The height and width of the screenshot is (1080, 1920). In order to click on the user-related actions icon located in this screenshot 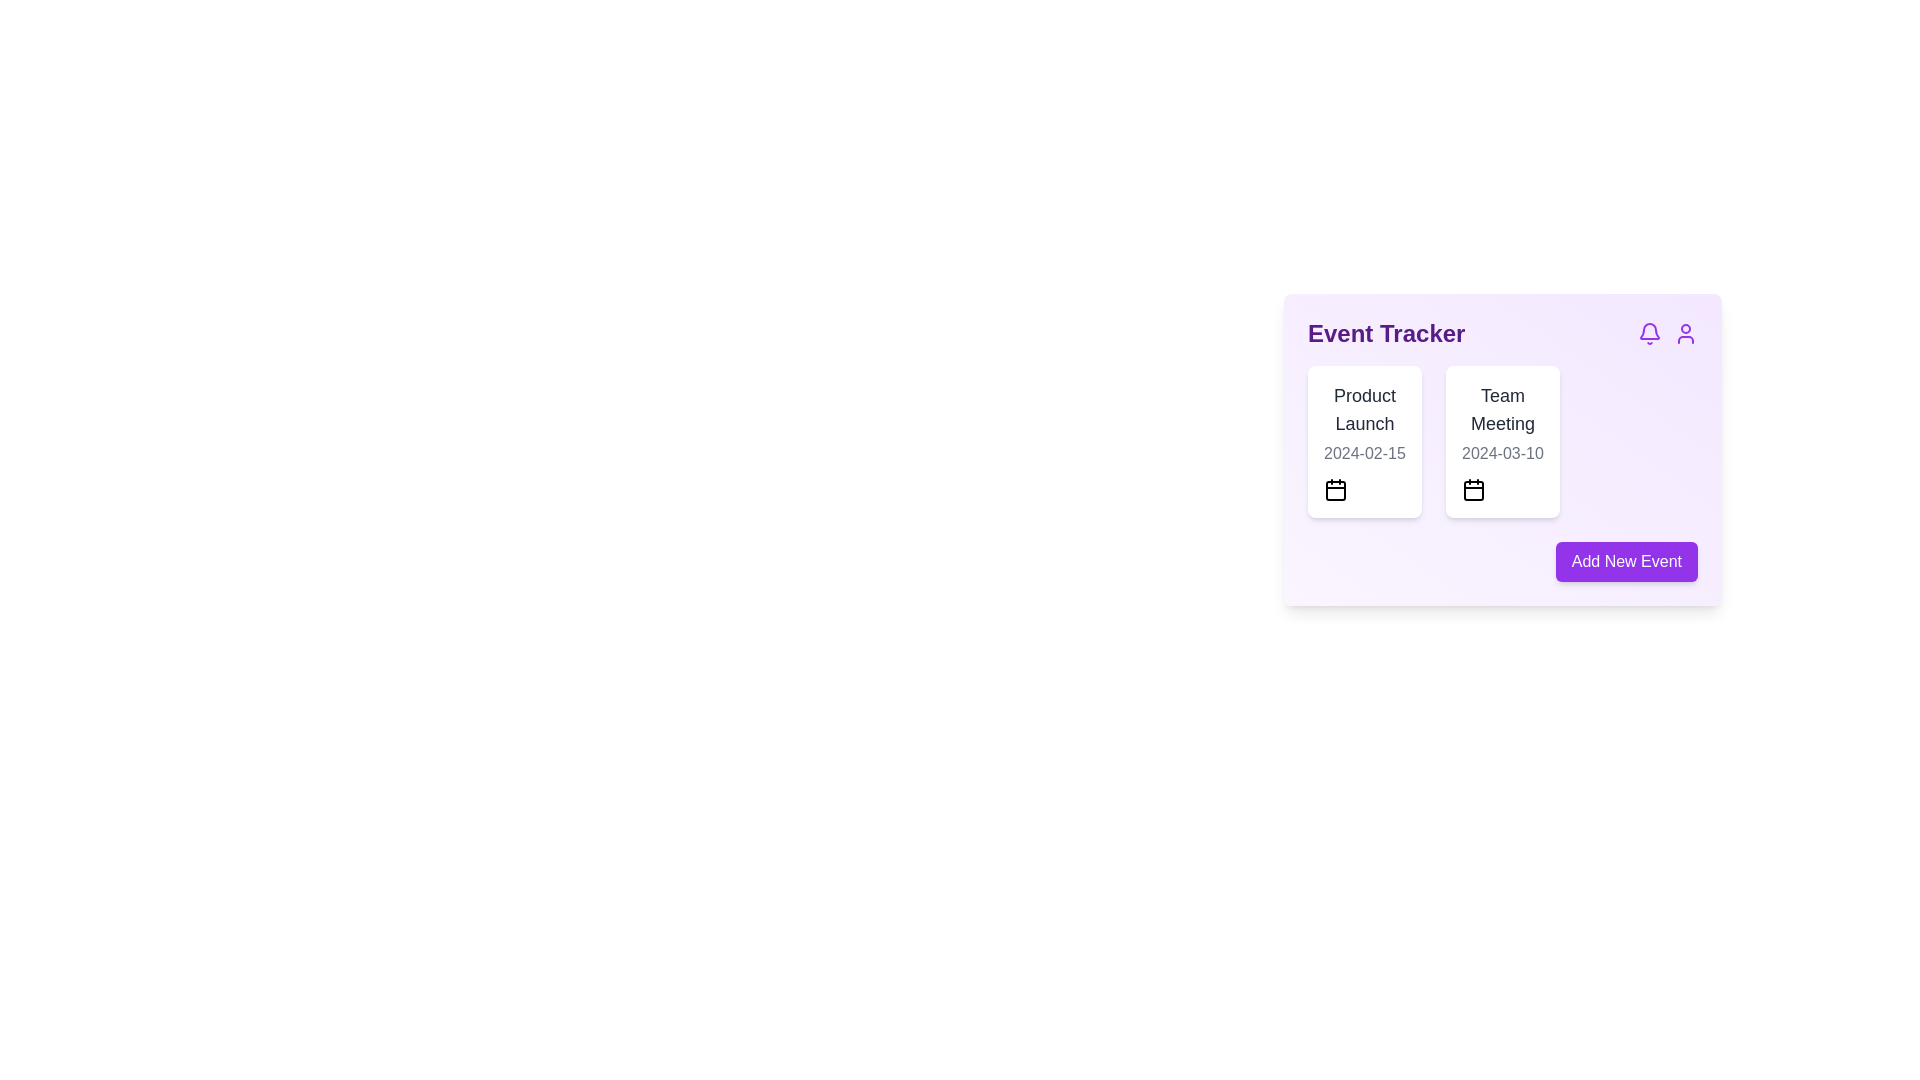, I will do `click(1684, 333)`.